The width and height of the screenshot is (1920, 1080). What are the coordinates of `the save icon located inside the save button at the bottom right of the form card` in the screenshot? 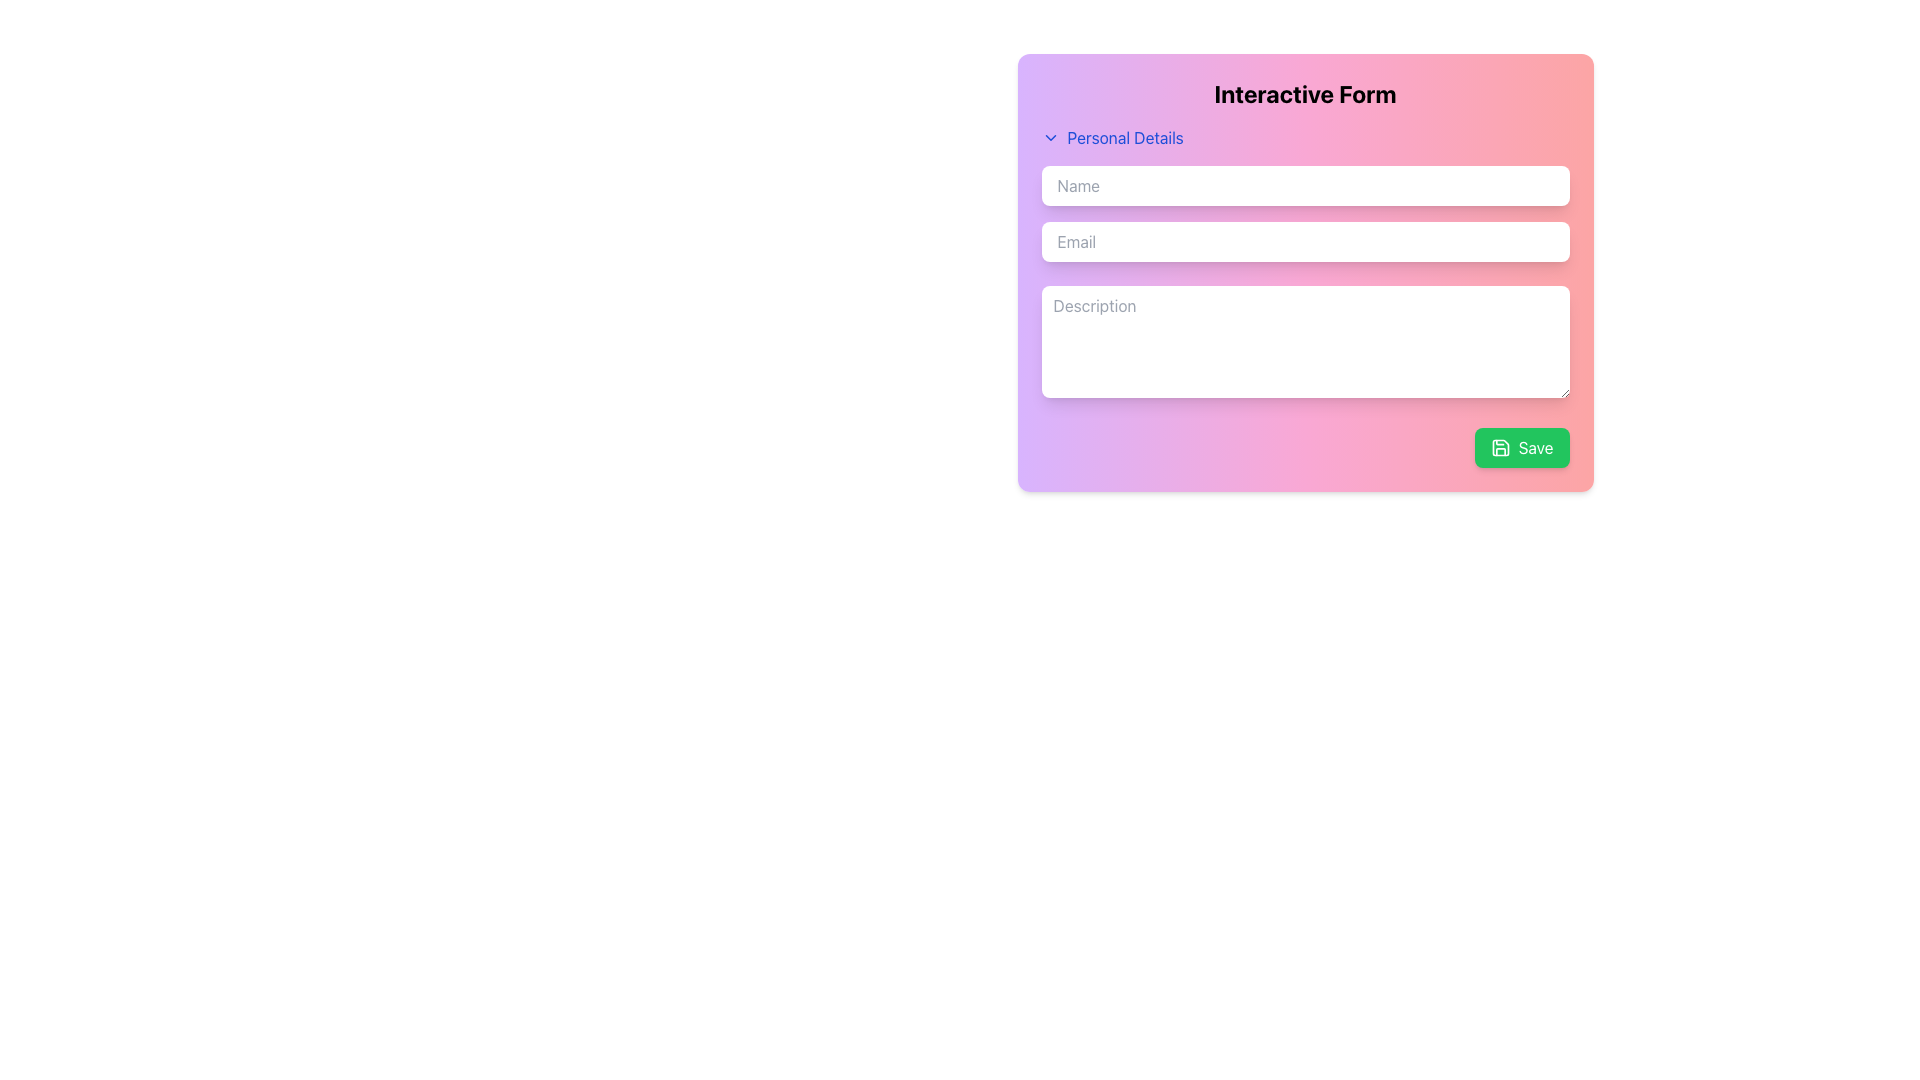 It's located at (1500, 446).